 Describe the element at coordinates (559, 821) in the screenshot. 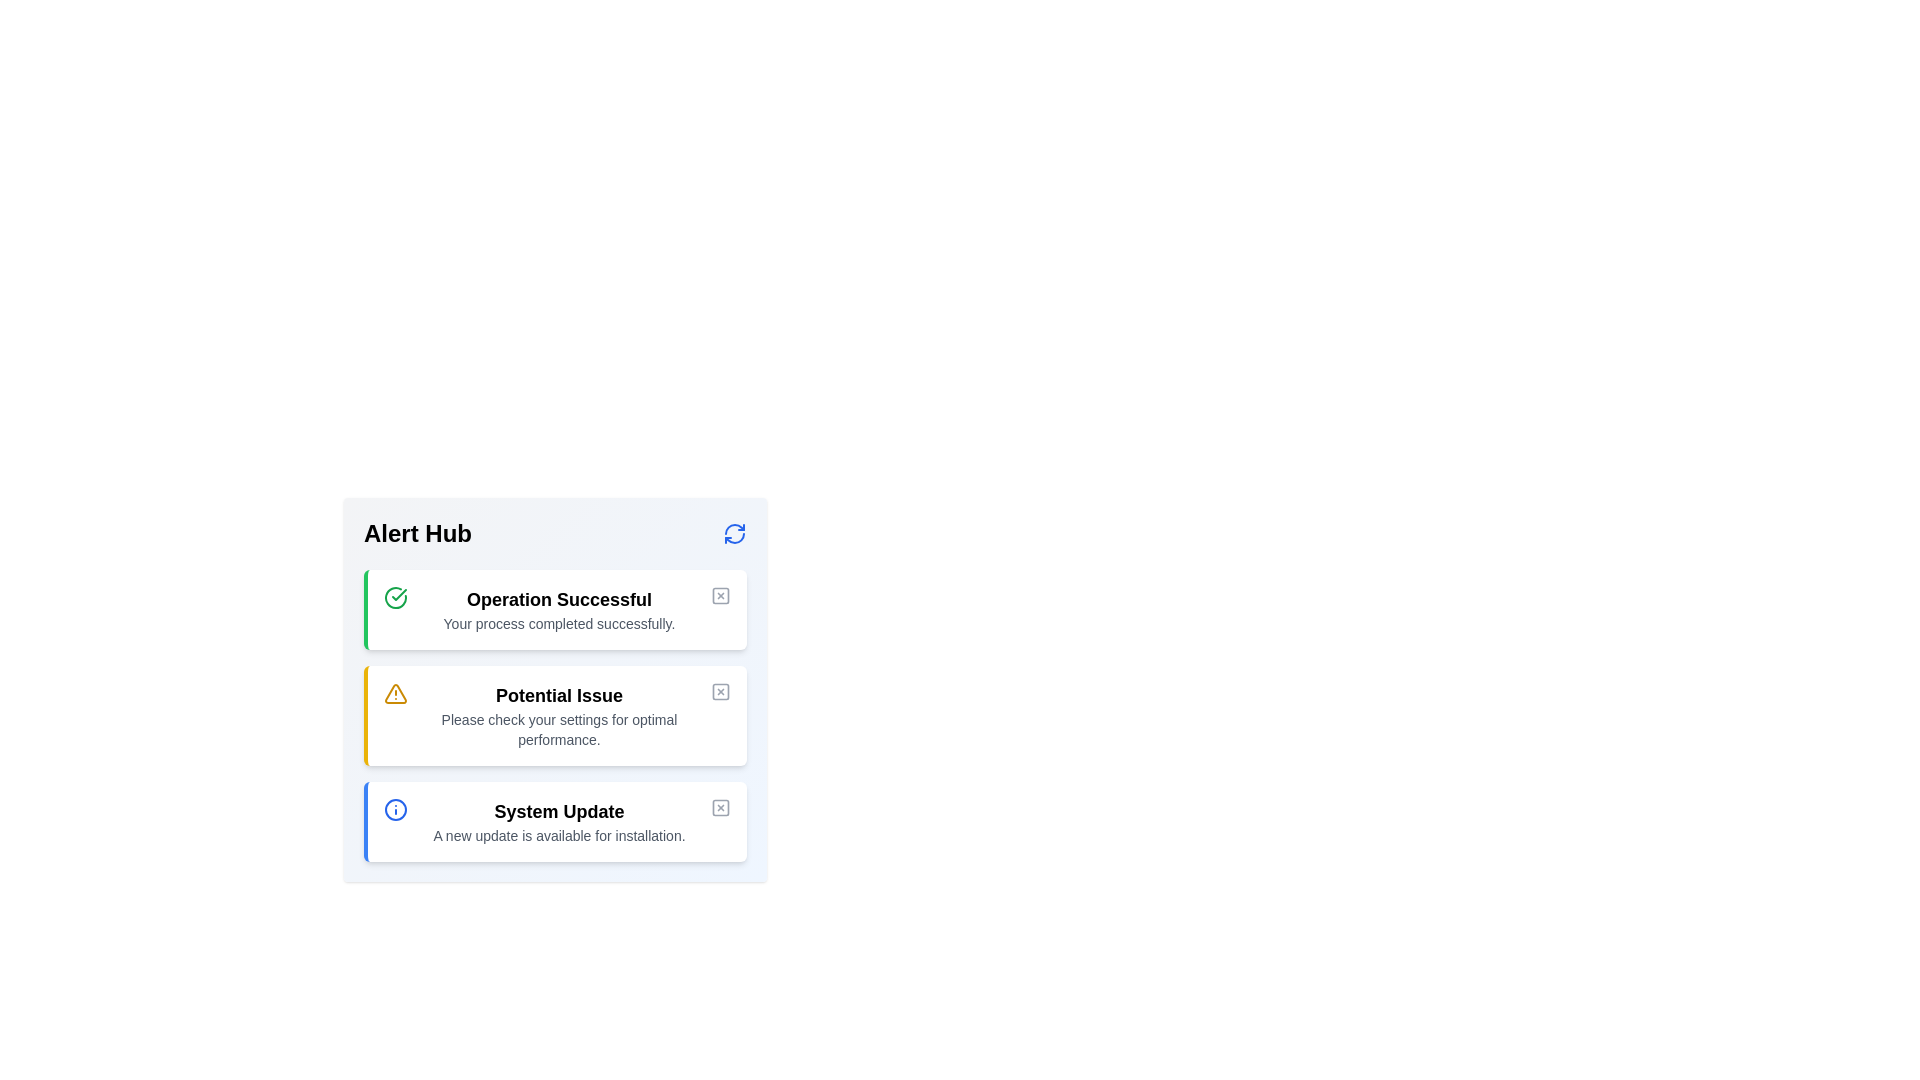

I see `the notification text block that informs users about a system update available for installation, located as the third alert in the 'Alert Hub' section` at that location.